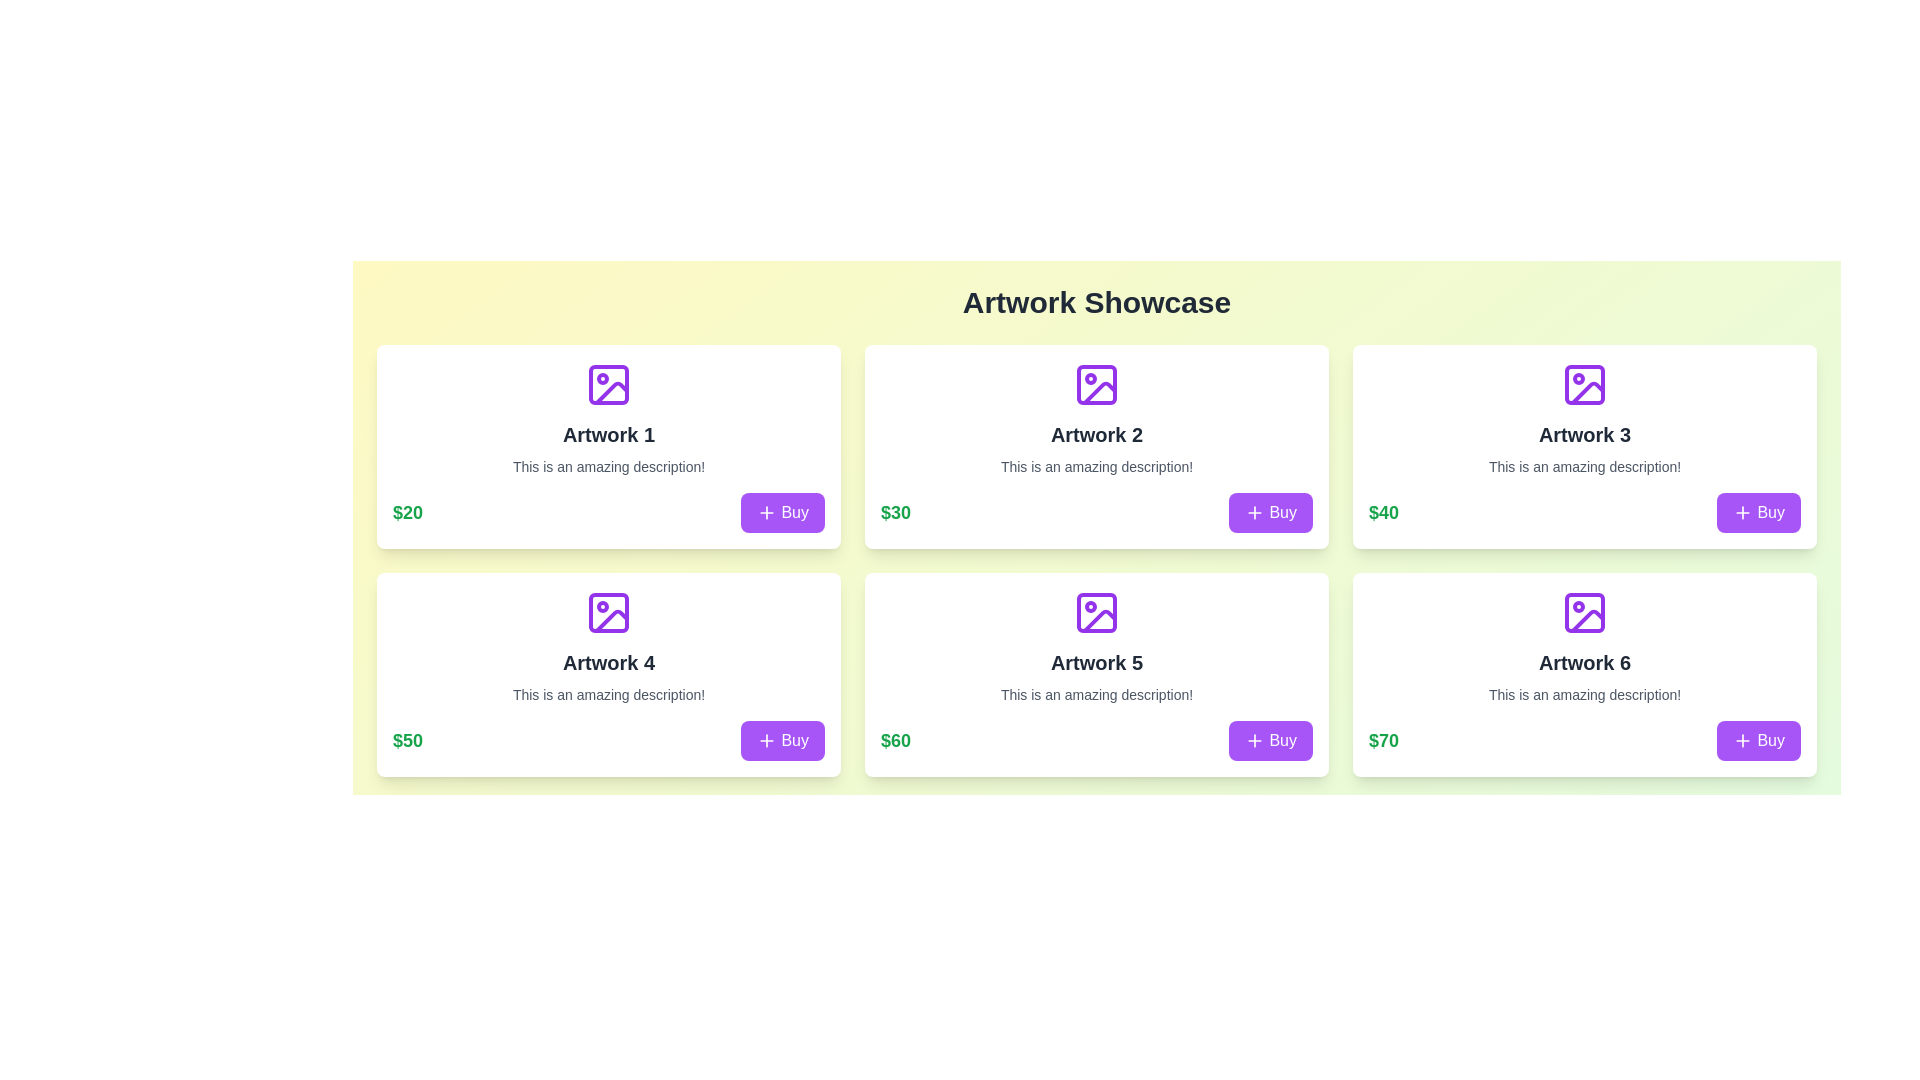 This screenshot has height=1080, width=1920. Describe the element at coordinates (1096, 434) in the screenshot. I see `the Text Label that serves as a title or name label for the product in the second card of the top row in the grid layout` at that location.